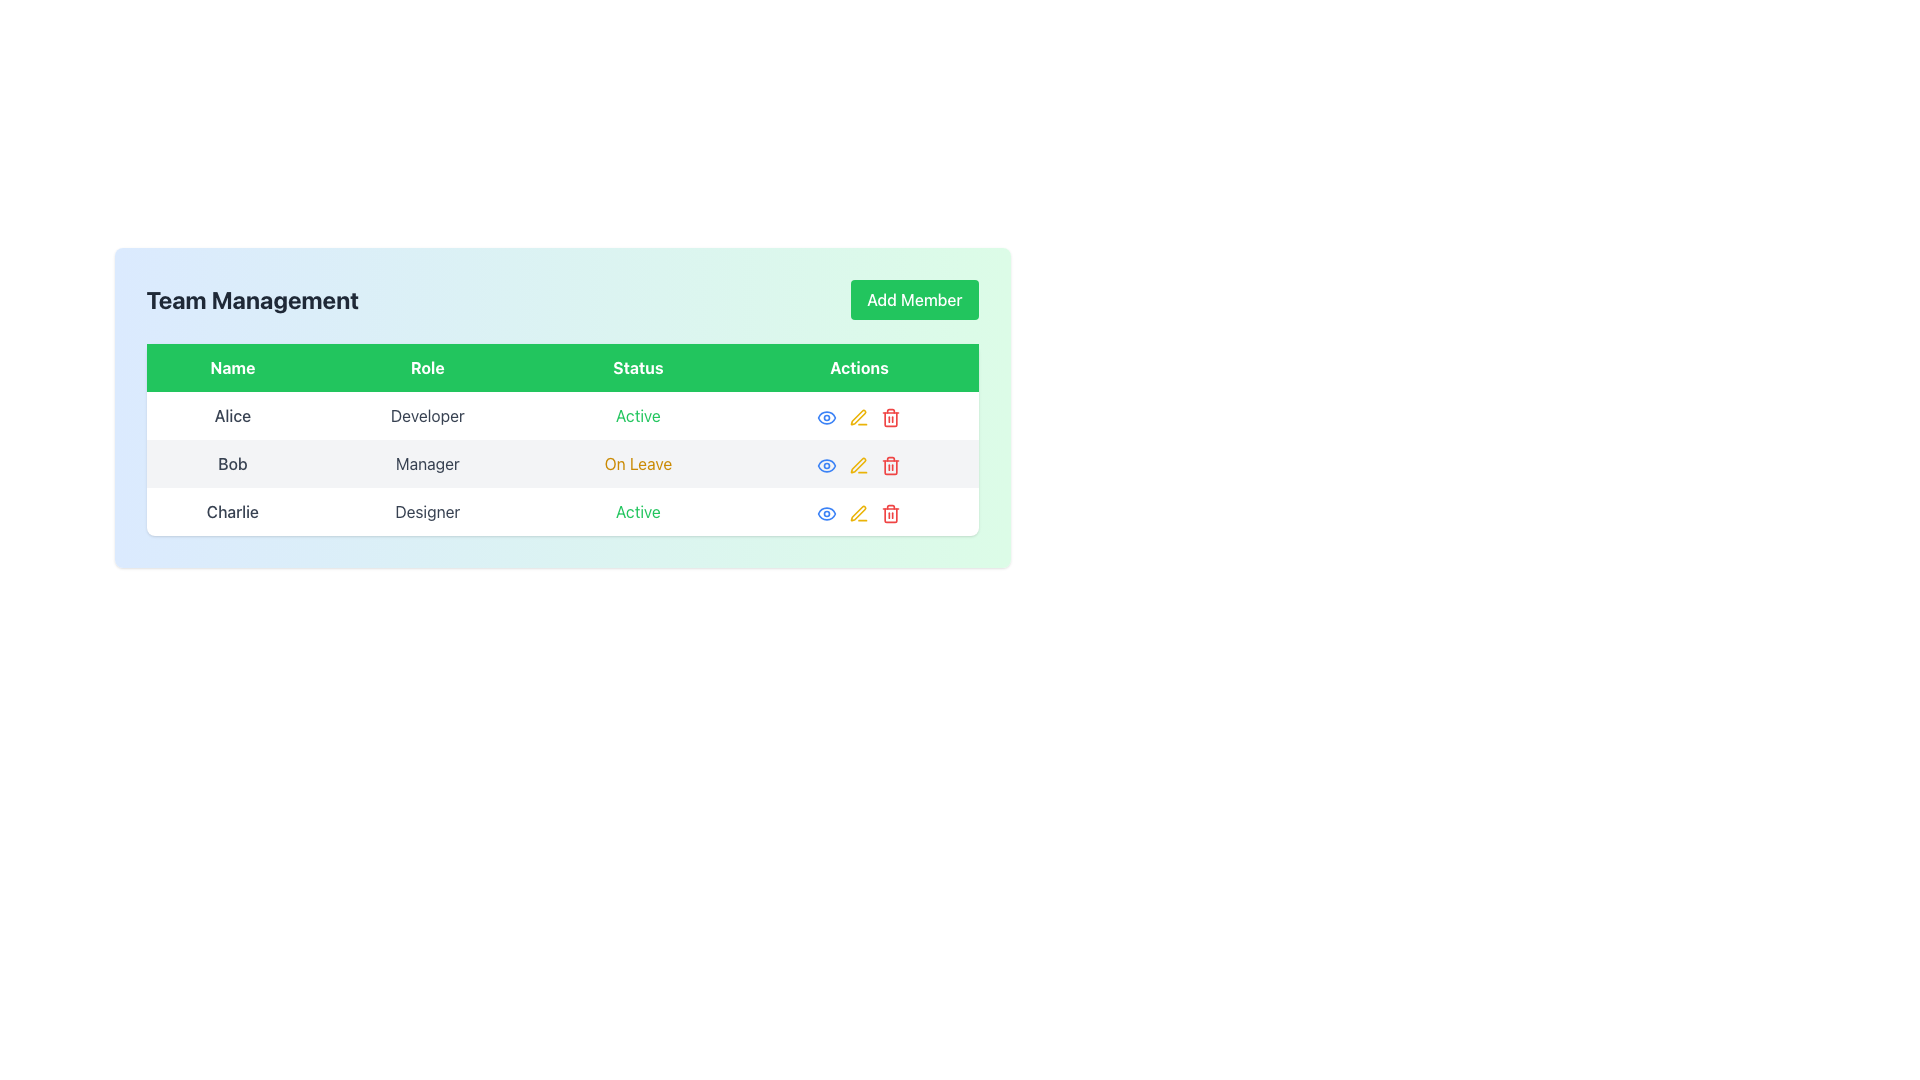 Image resolution: width=1920 pixels, height=1080 pixels. What do you see at coordinates (426, 415) in the screenshot?
I see `the Text label displaying the role of 'Alice' in the Role column of the table` at bounding box center [426, 415].